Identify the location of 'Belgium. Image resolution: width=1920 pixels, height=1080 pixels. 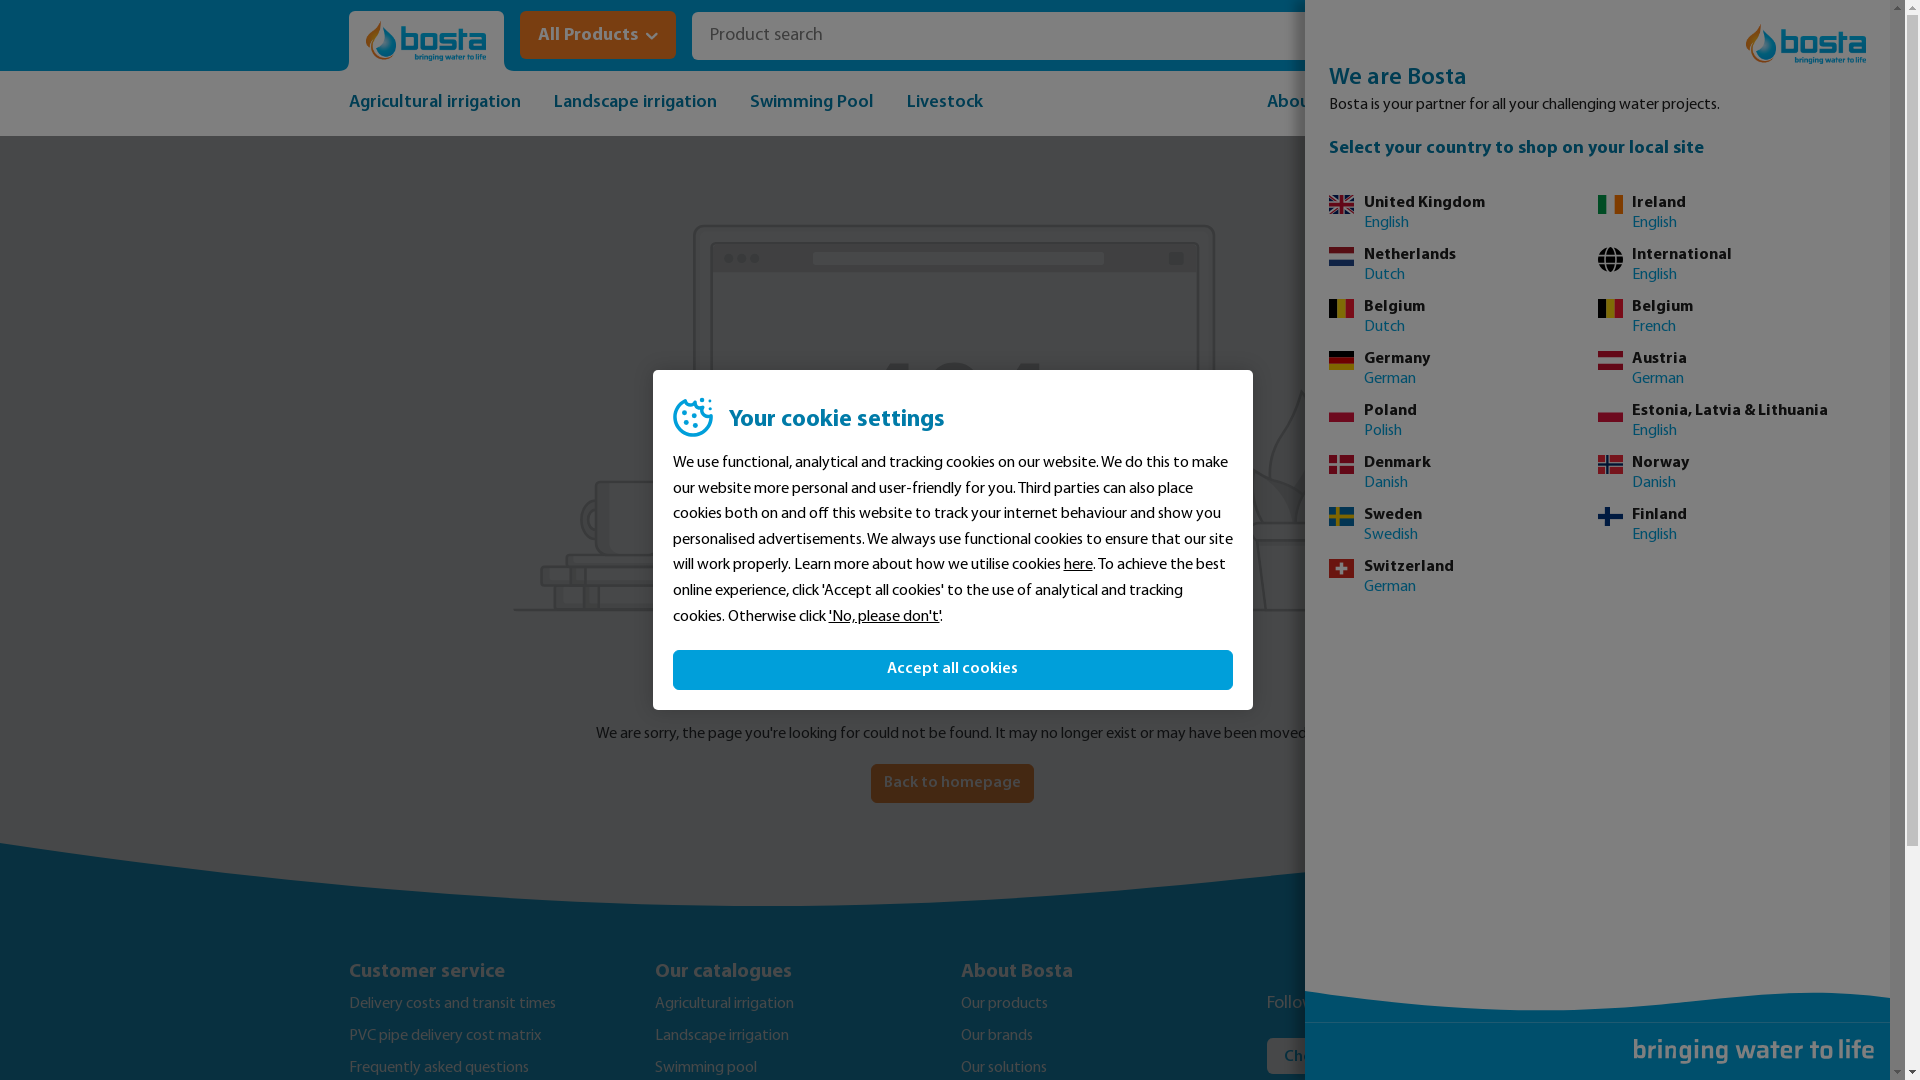
(1731, 315).